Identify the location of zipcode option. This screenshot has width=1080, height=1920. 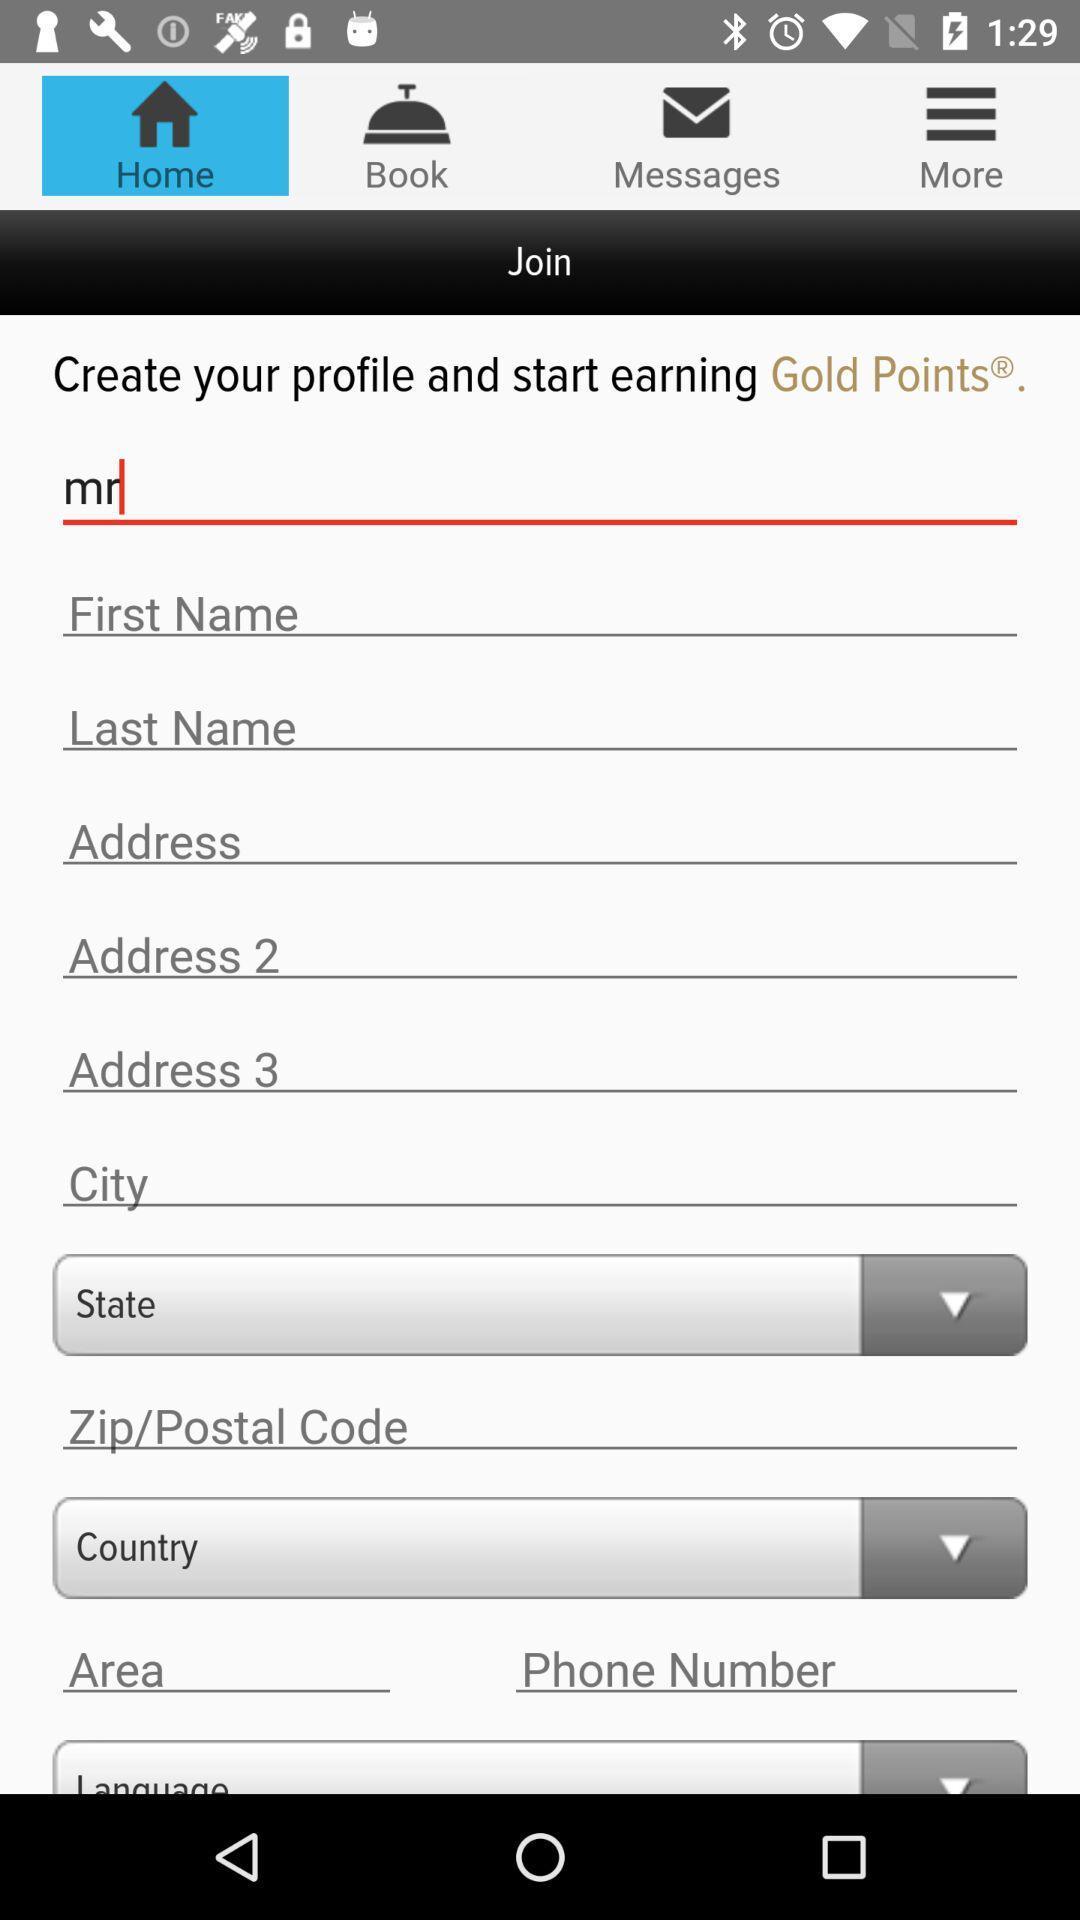
(540, 1425).